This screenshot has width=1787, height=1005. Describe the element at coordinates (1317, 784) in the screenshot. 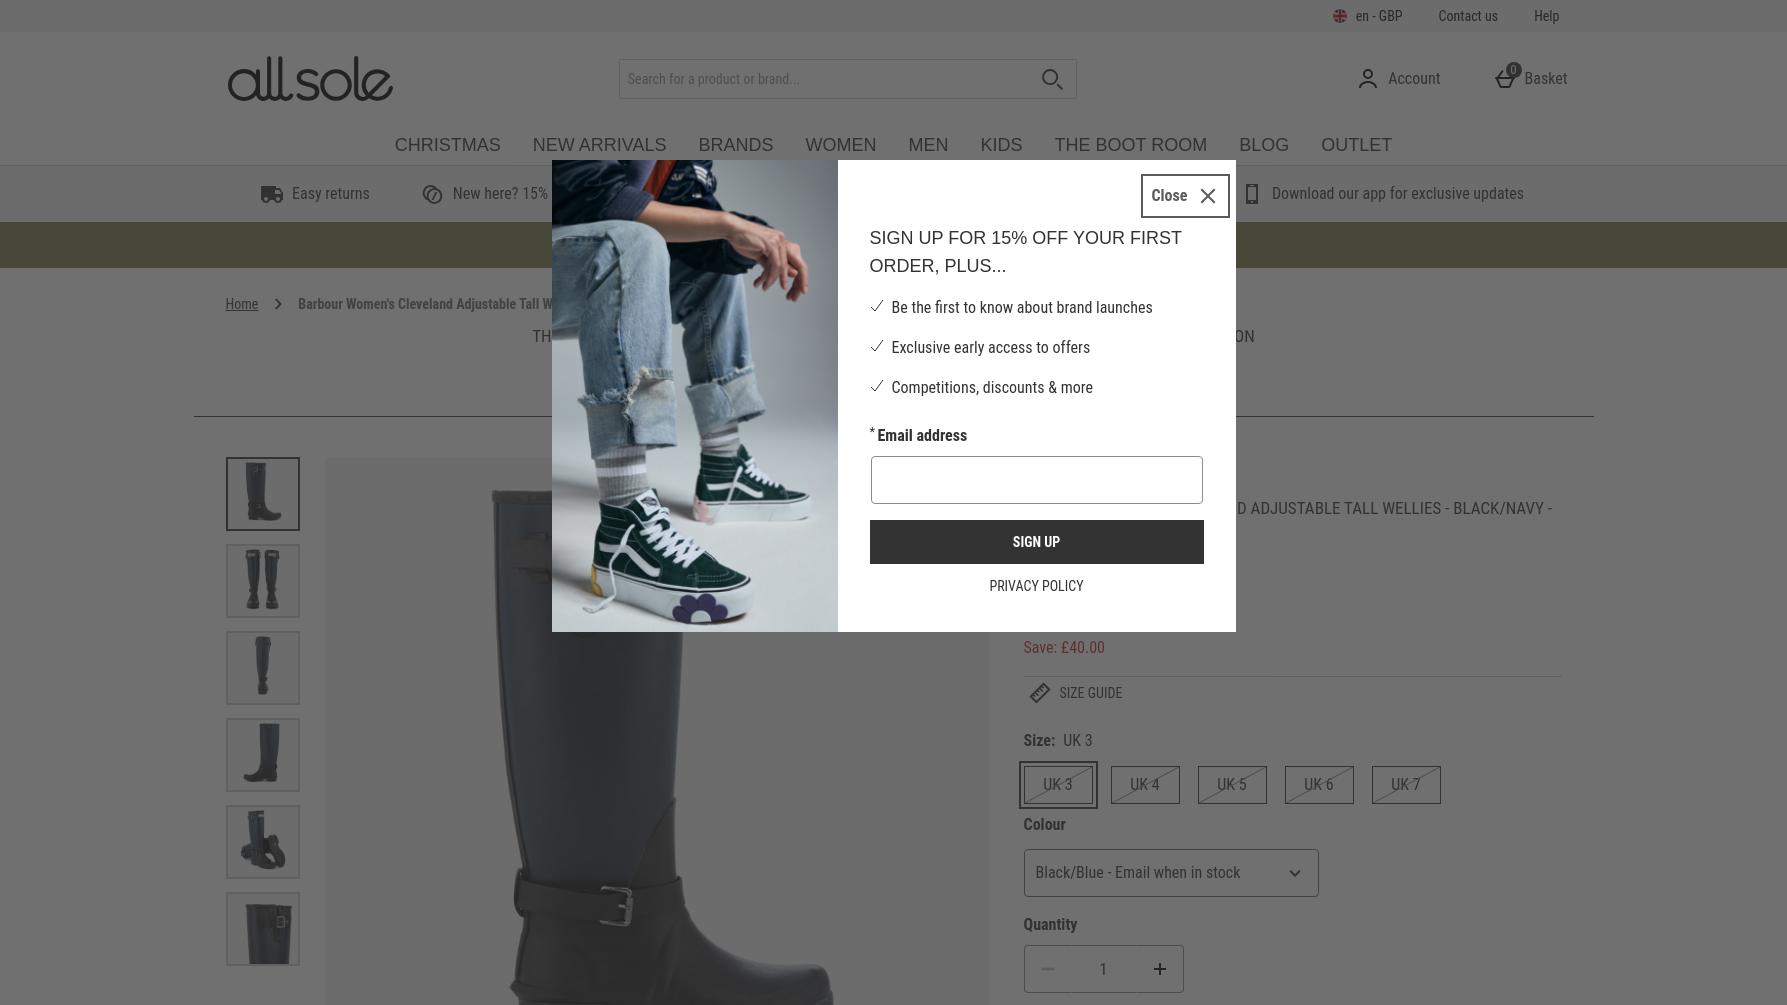

I see `'UK 6'` at that location.